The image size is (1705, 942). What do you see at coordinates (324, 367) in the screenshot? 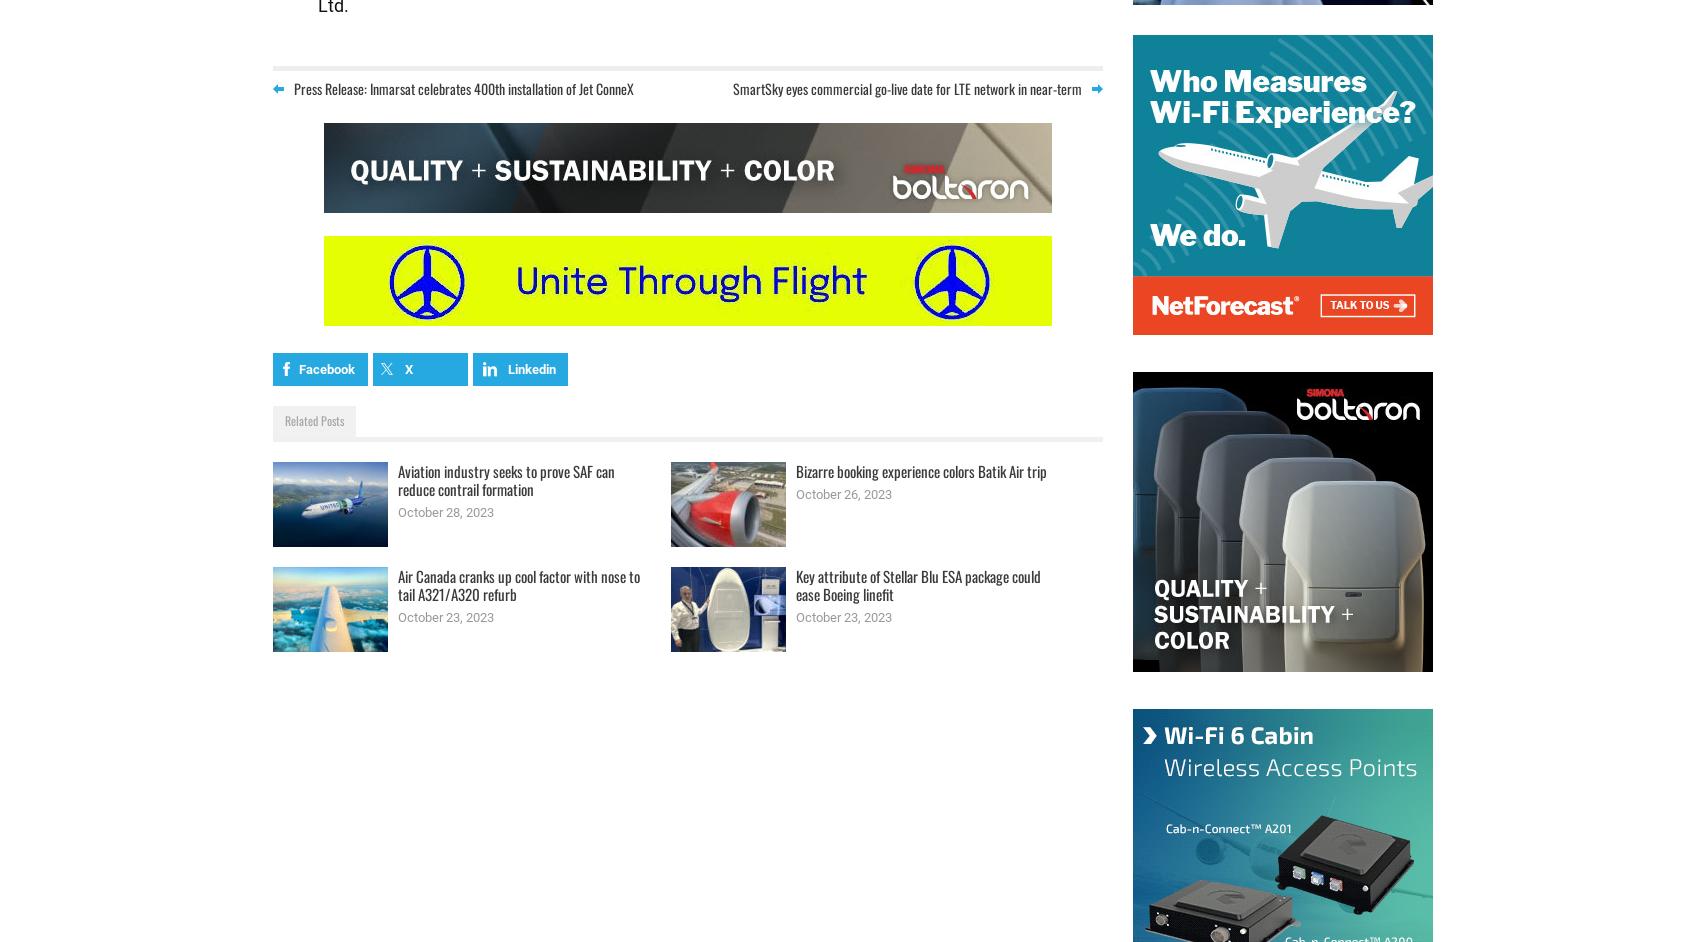
I see `'Facebook'` at bounding box center [324, 367].